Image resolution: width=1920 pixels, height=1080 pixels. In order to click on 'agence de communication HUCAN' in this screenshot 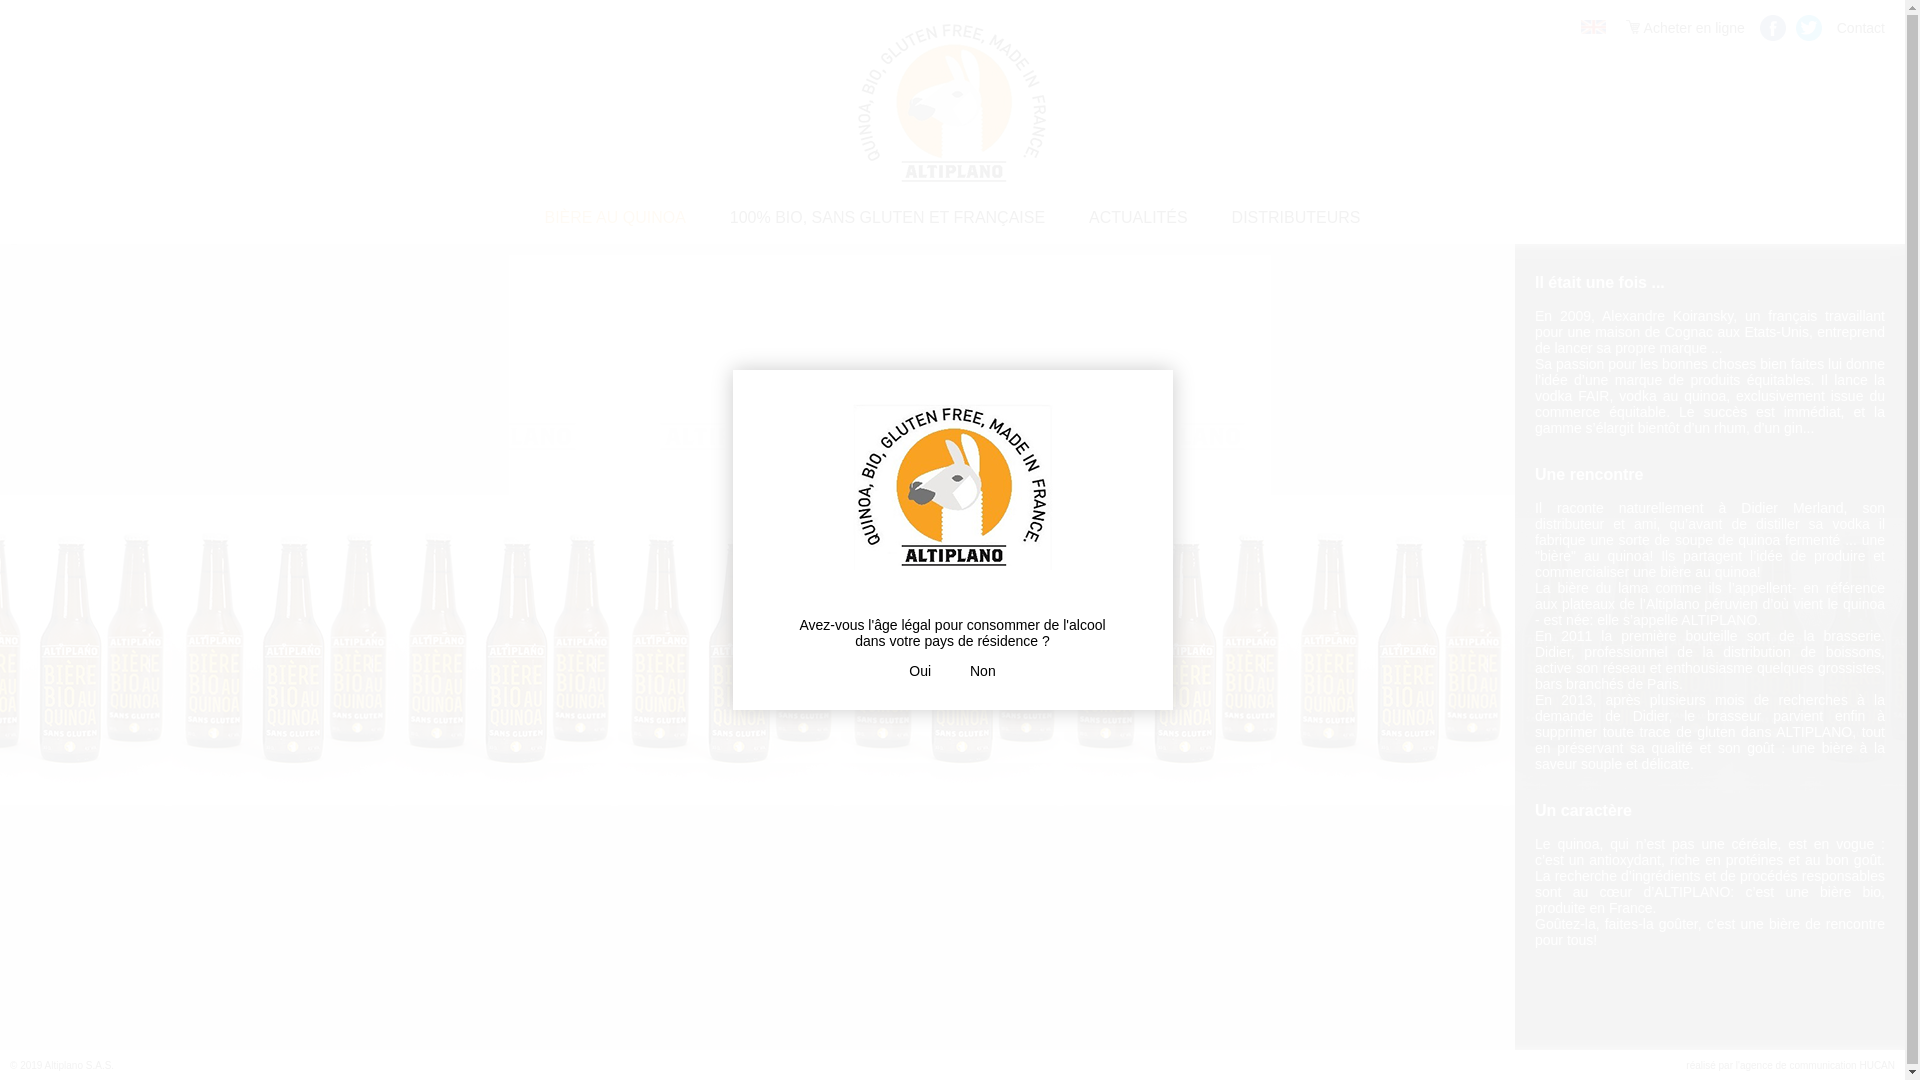, I will do `click(1817, 1064)`.